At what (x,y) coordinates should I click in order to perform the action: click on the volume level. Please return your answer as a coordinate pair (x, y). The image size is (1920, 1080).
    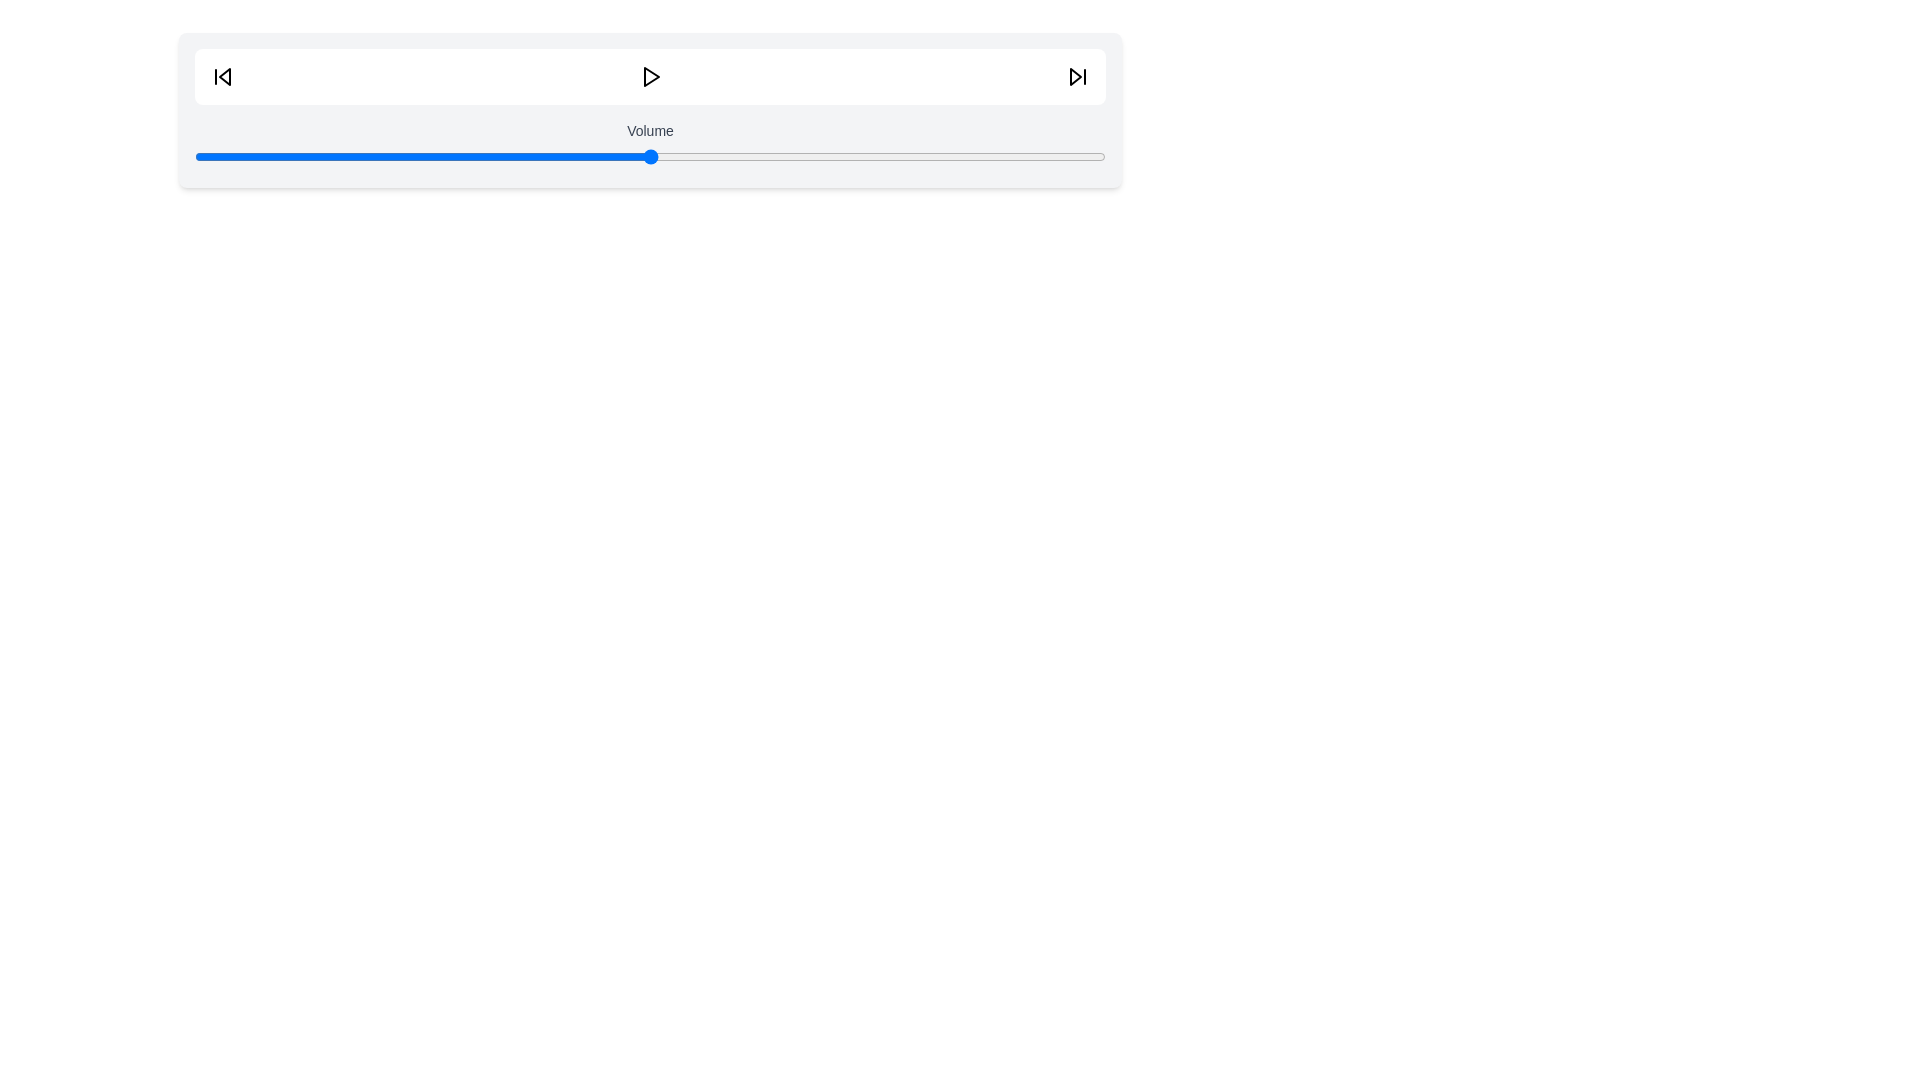
    Looking at the image, I should click on (559, 156).